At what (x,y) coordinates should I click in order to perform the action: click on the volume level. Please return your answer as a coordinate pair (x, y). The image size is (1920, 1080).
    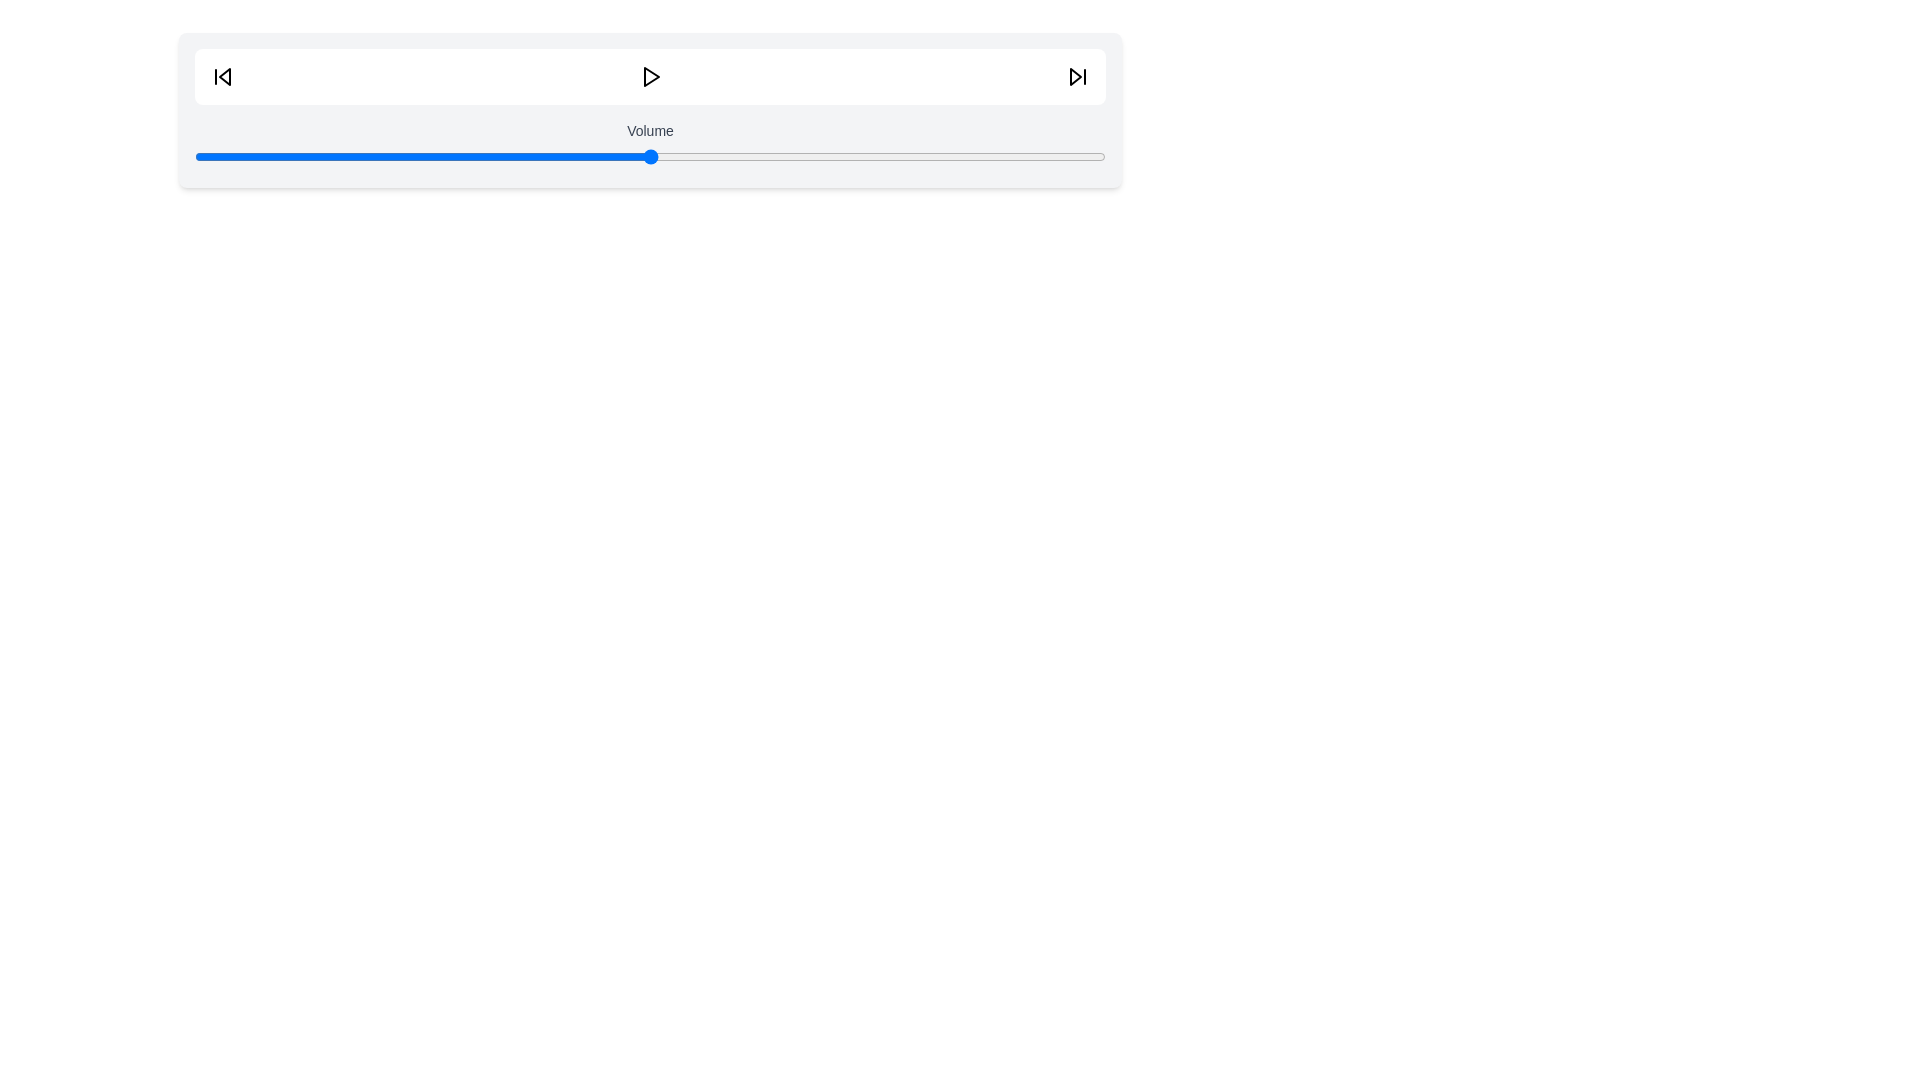
    Looking at the image, I should click on (559, 156).